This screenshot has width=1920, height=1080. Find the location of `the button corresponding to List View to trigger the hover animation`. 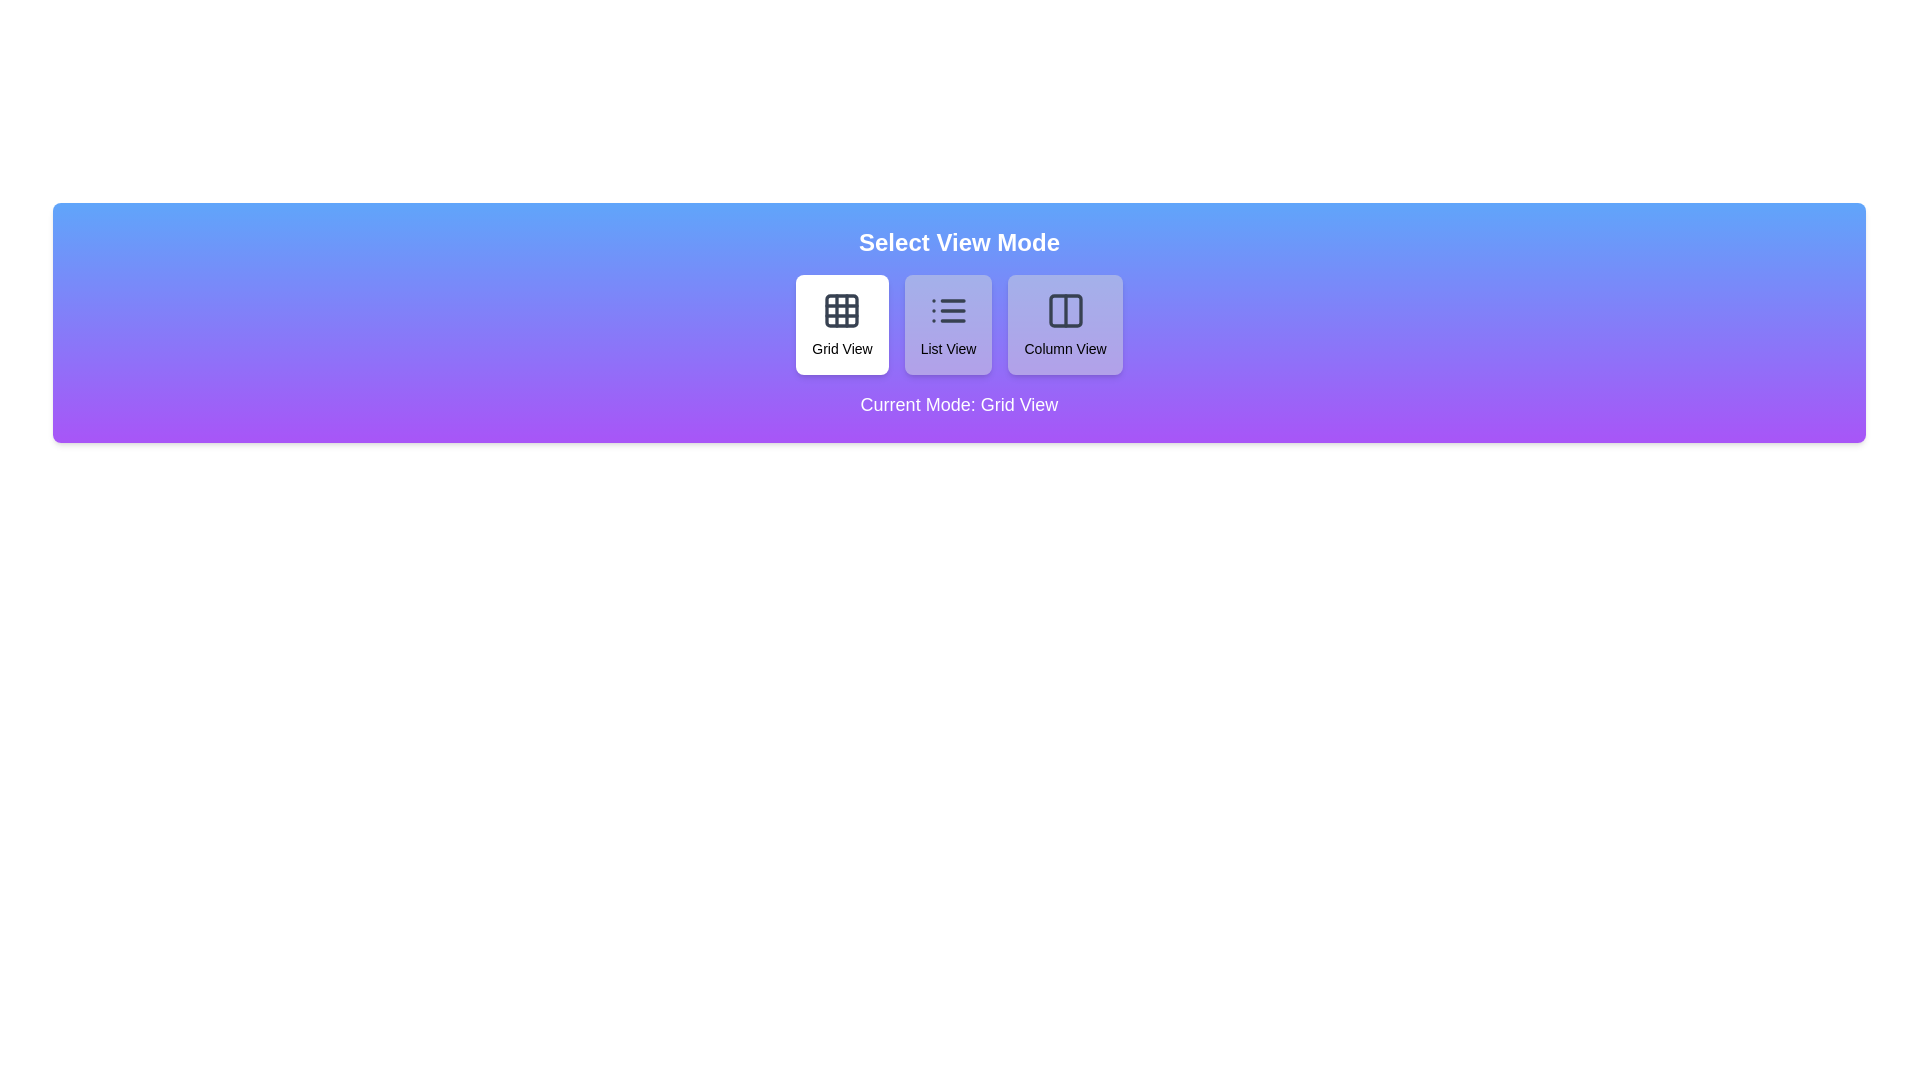

the button corresponding to List View to trigger the hover animation is located at coordinates (947, 323).